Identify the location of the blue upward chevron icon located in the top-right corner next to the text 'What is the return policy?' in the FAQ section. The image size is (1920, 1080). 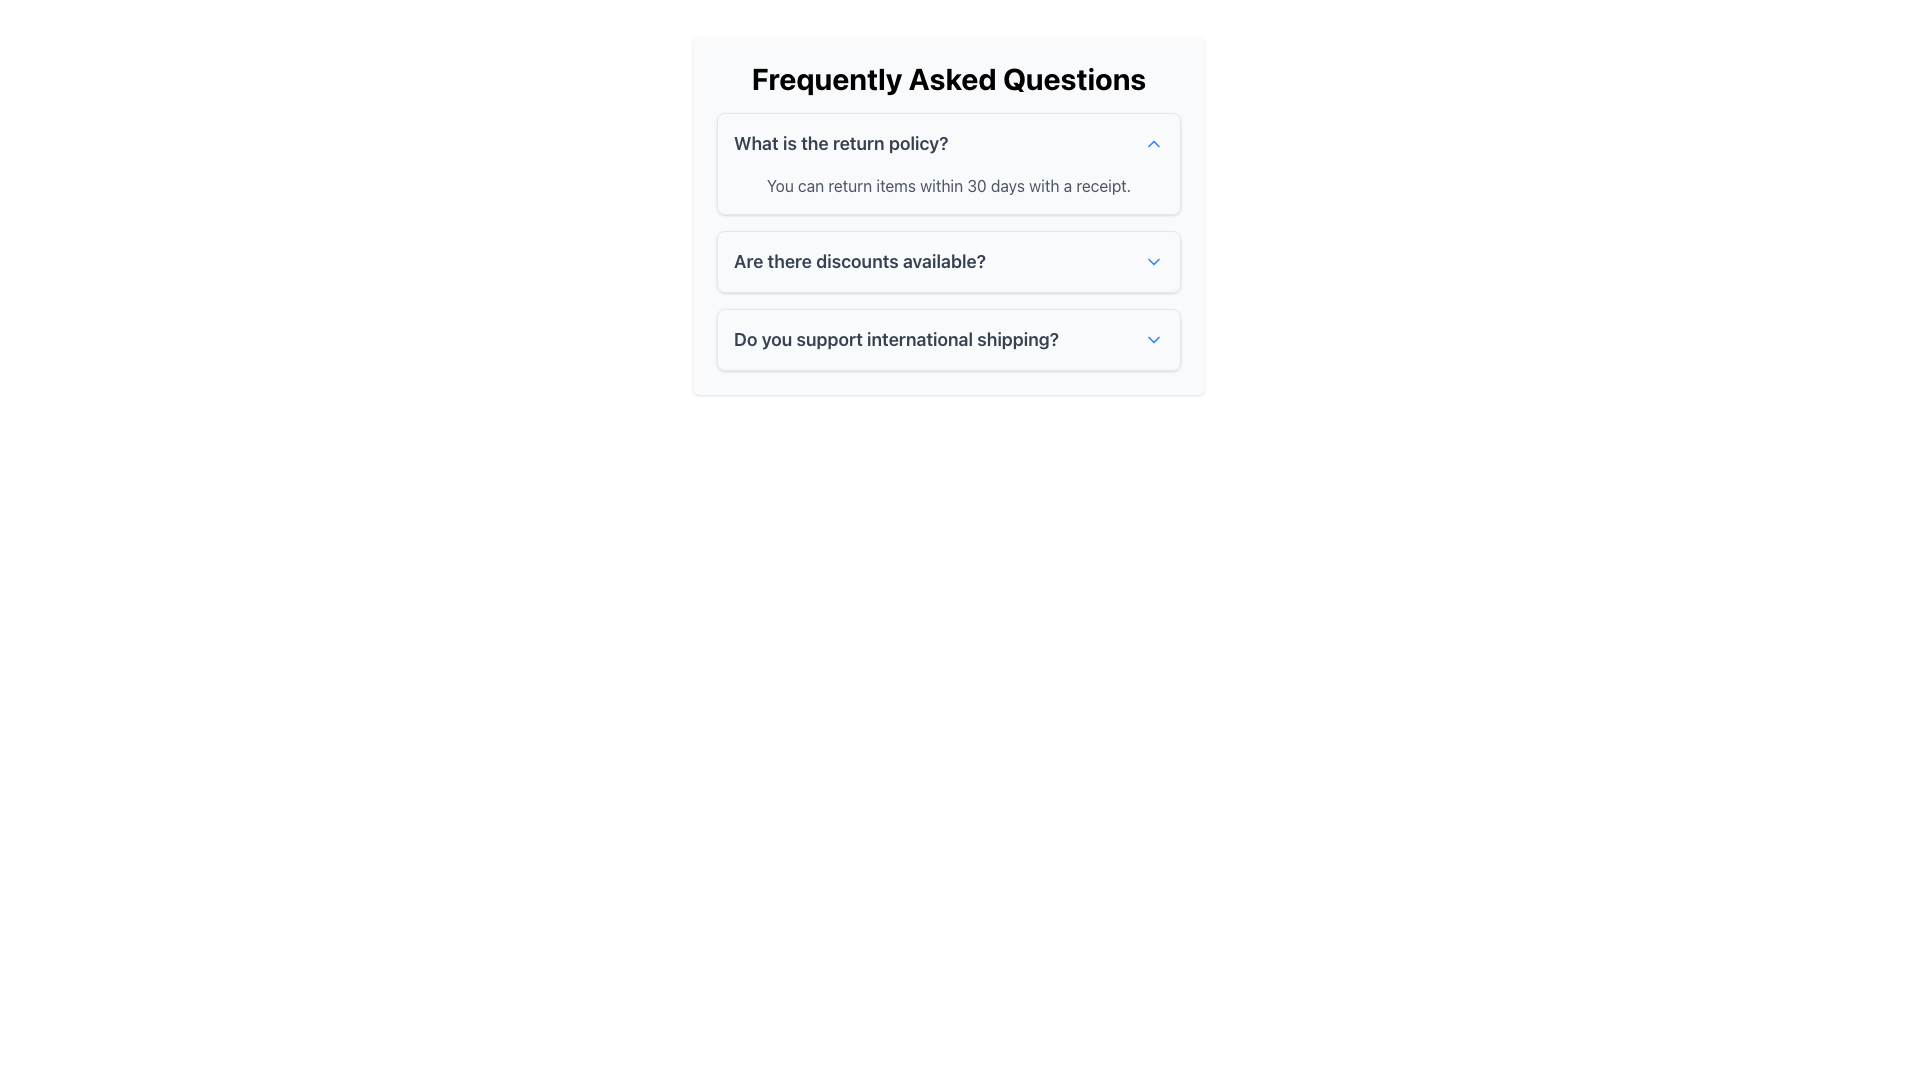
(1153, 142).